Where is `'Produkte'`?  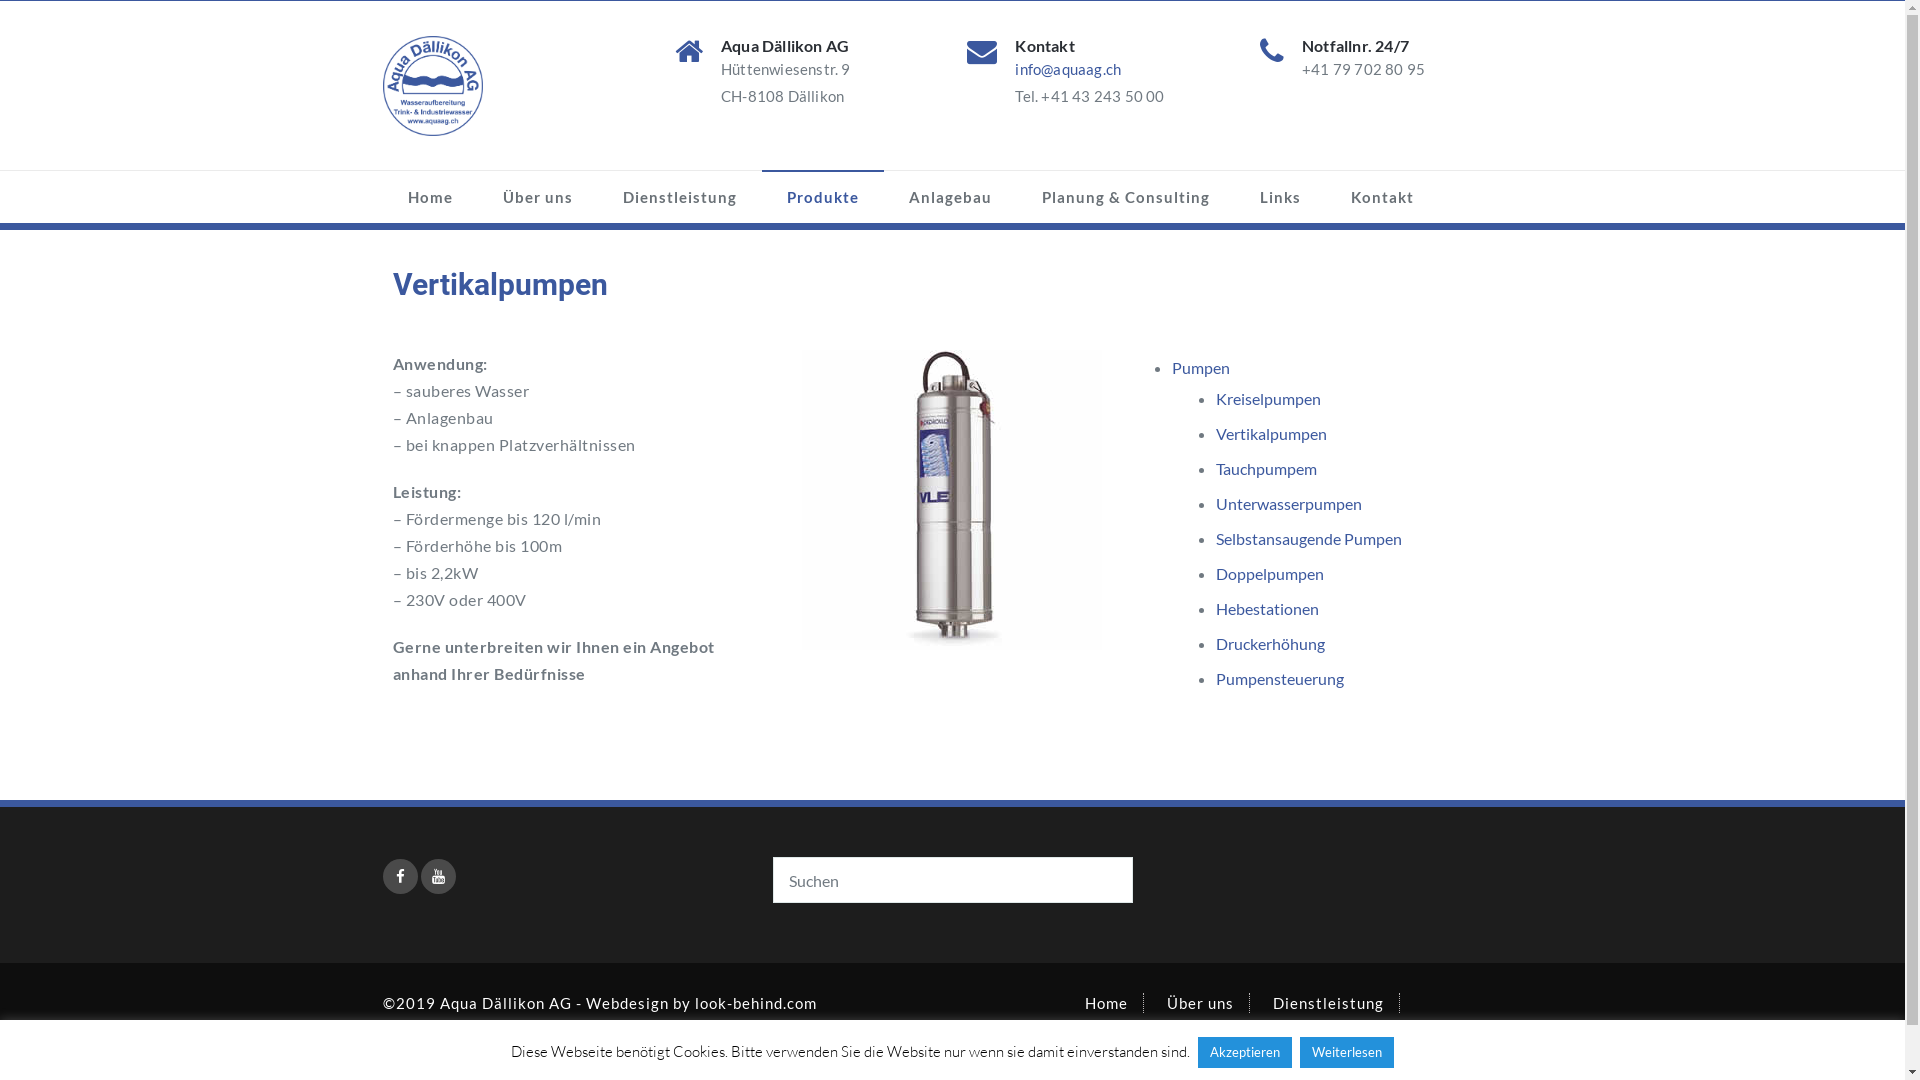 'Produkte' is located at coordinates (822, 196).